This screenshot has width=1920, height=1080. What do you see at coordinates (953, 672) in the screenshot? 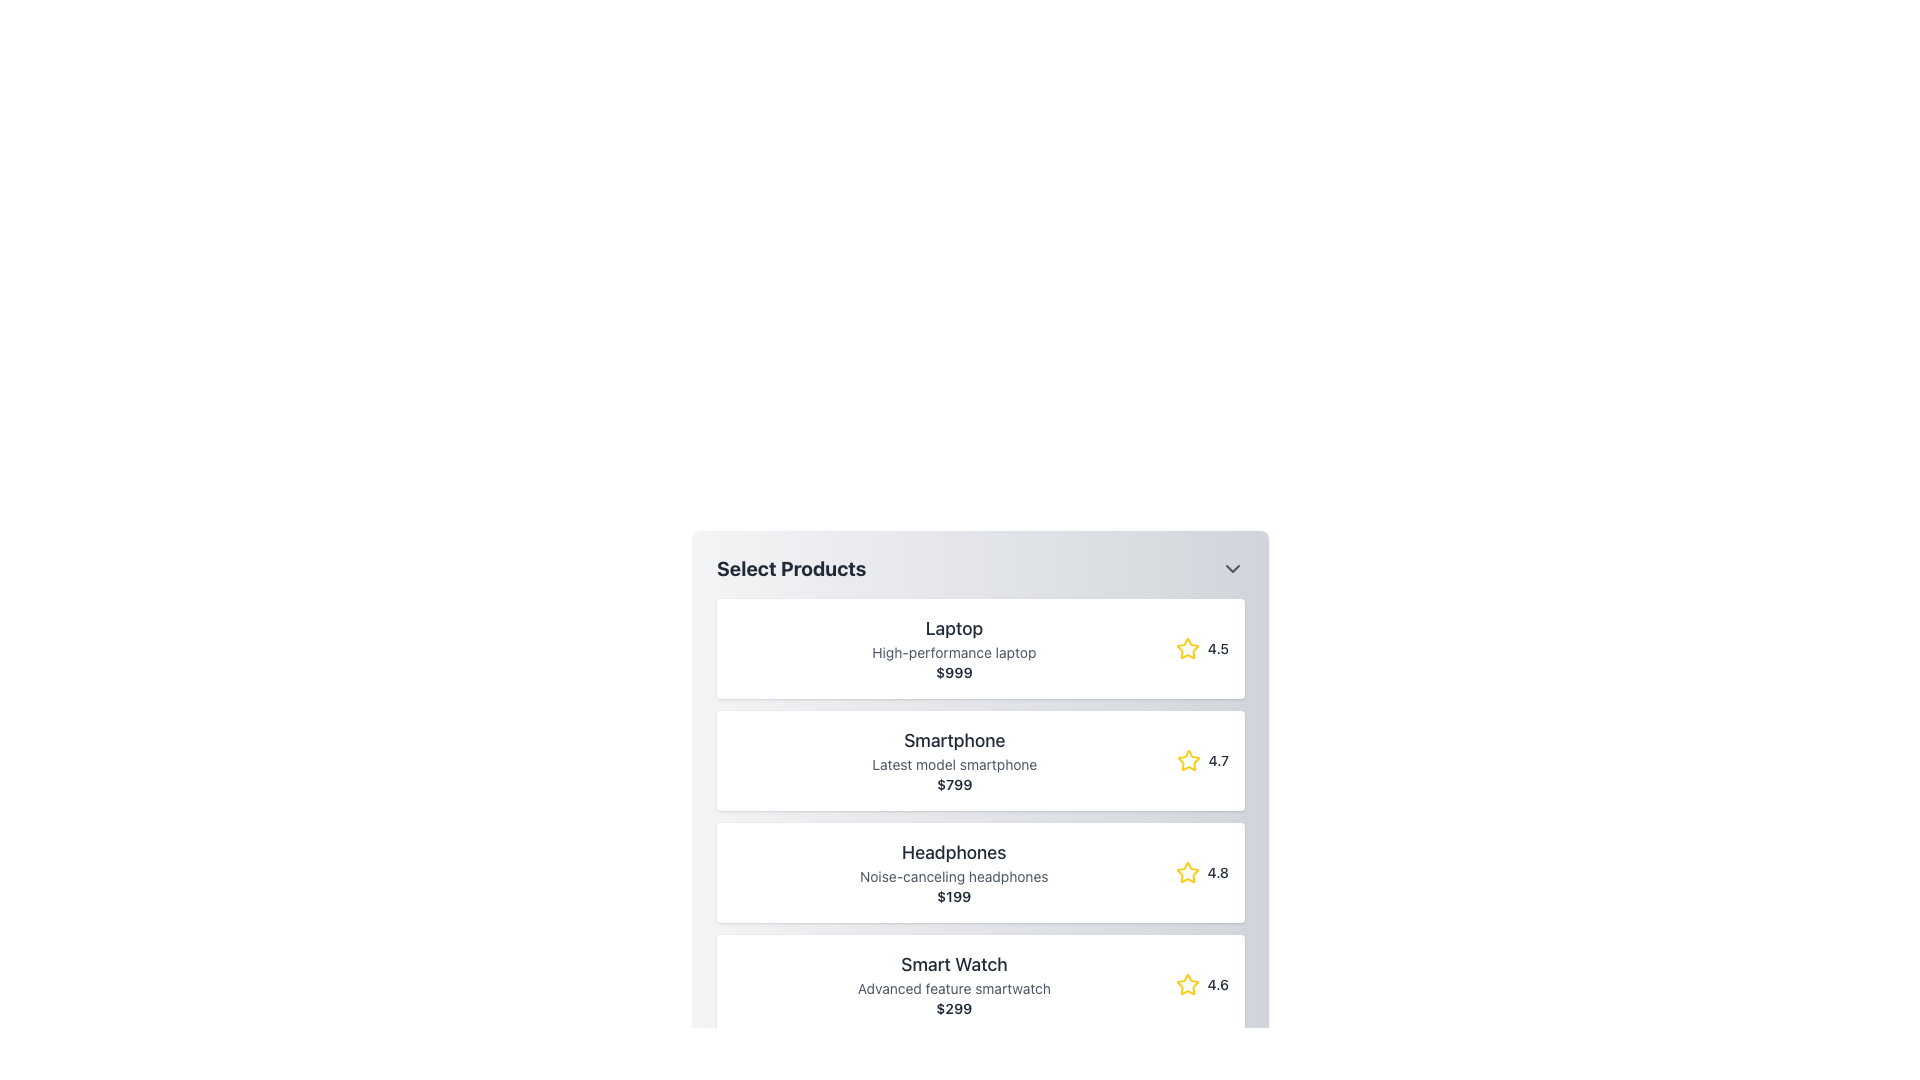
I see `the static text label displaying the price '$999' in the product description card for 'Laptop'` at bounding box center [953, 672].